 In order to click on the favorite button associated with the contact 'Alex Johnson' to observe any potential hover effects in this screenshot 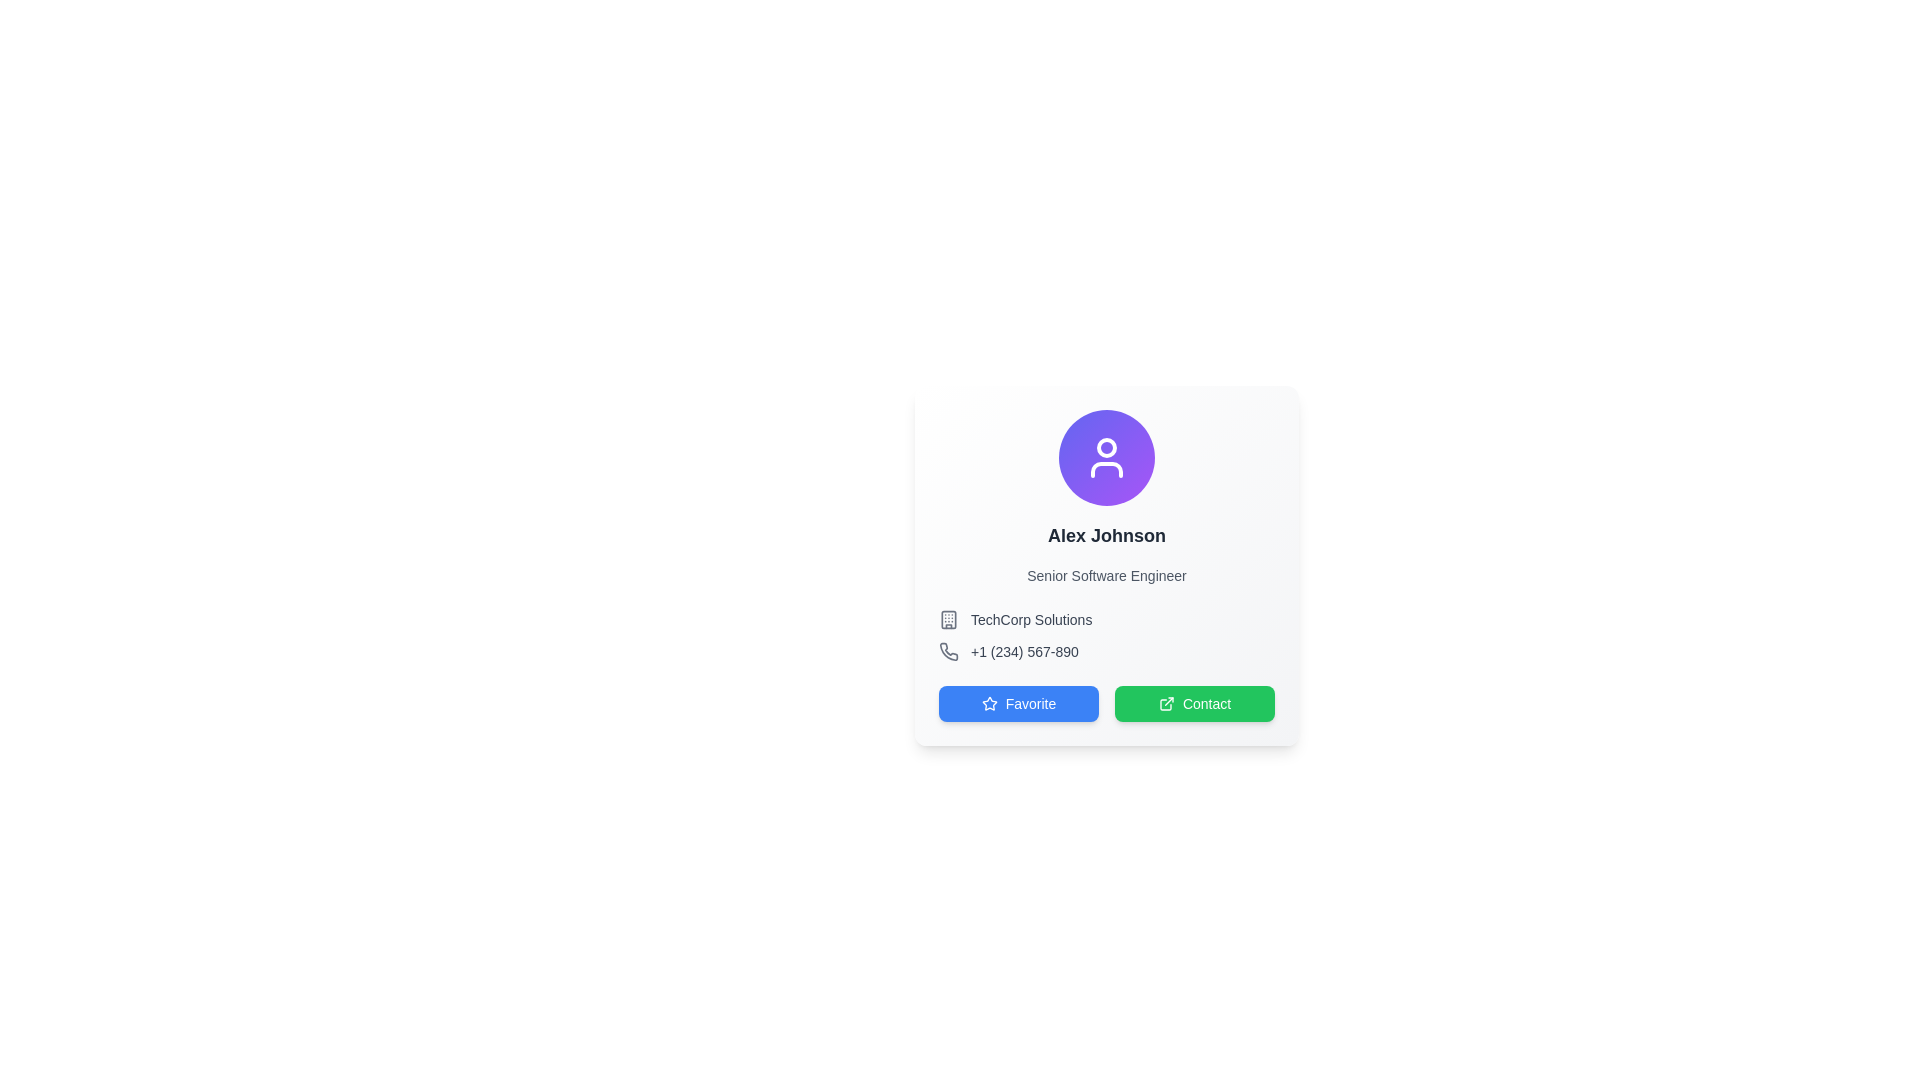, I will do `click(1018, 703)`.